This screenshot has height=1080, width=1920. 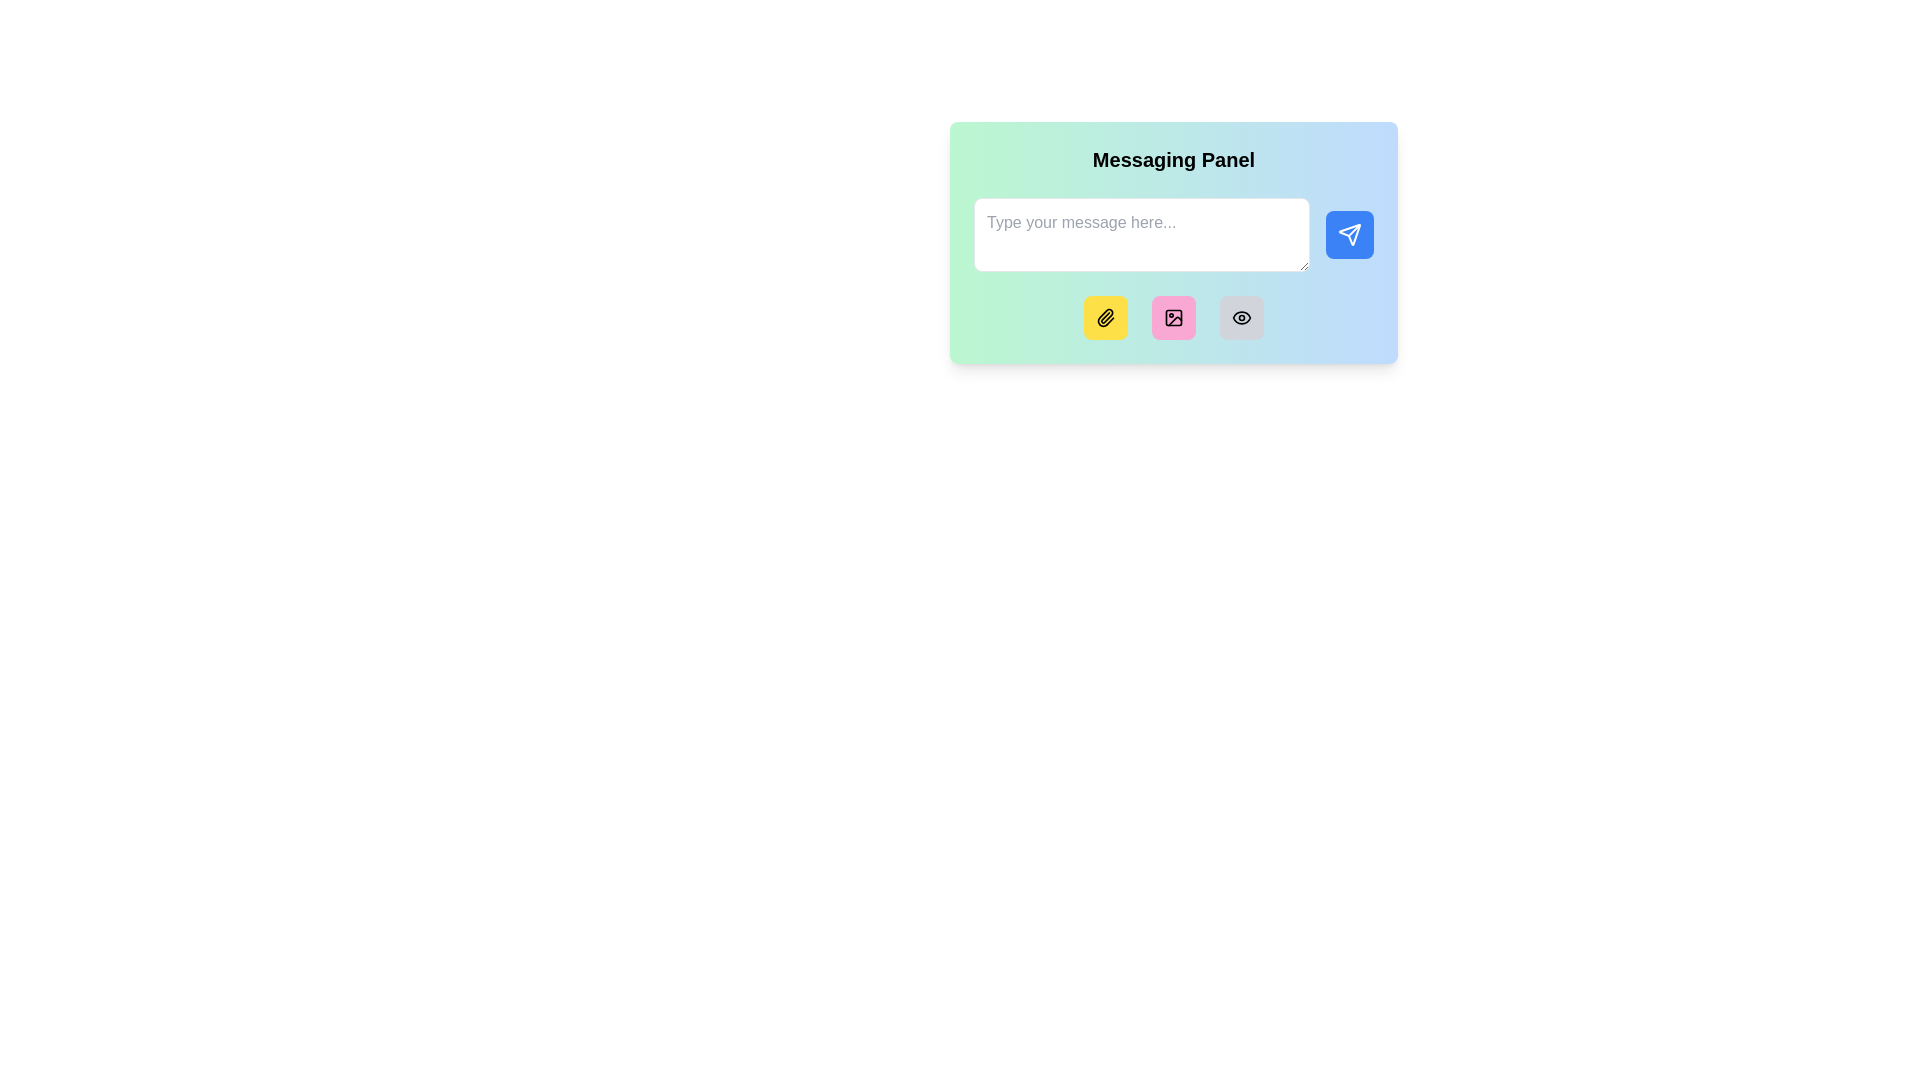 I want to click on the rectangular icon with a soft pink background that represents image selection, located in the toolbar of icons below the 'Messaging Panel', specifically the second icon from the left, so click(x=1174, y=316).